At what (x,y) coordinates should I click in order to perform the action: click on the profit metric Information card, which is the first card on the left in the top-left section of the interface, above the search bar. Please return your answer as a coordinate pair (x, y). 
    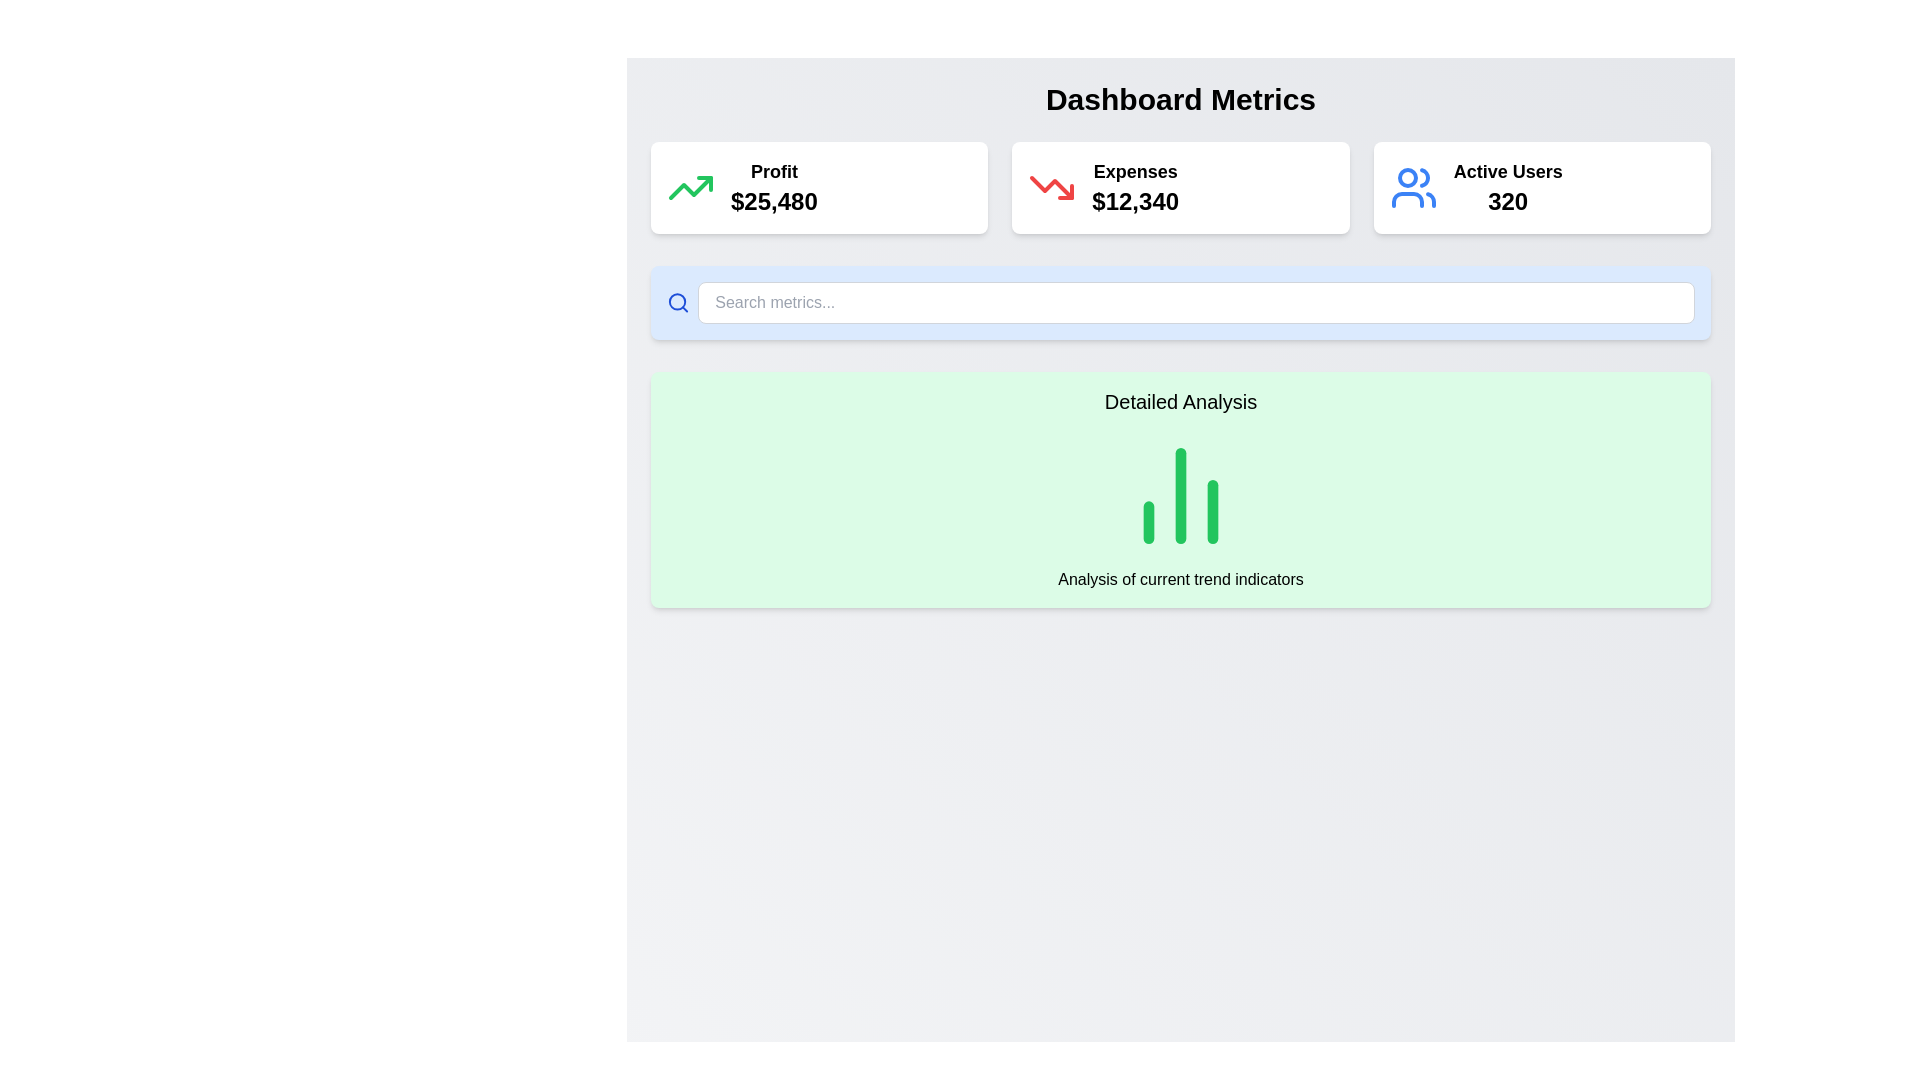
    Looking at the image, I should click on (819, 188).